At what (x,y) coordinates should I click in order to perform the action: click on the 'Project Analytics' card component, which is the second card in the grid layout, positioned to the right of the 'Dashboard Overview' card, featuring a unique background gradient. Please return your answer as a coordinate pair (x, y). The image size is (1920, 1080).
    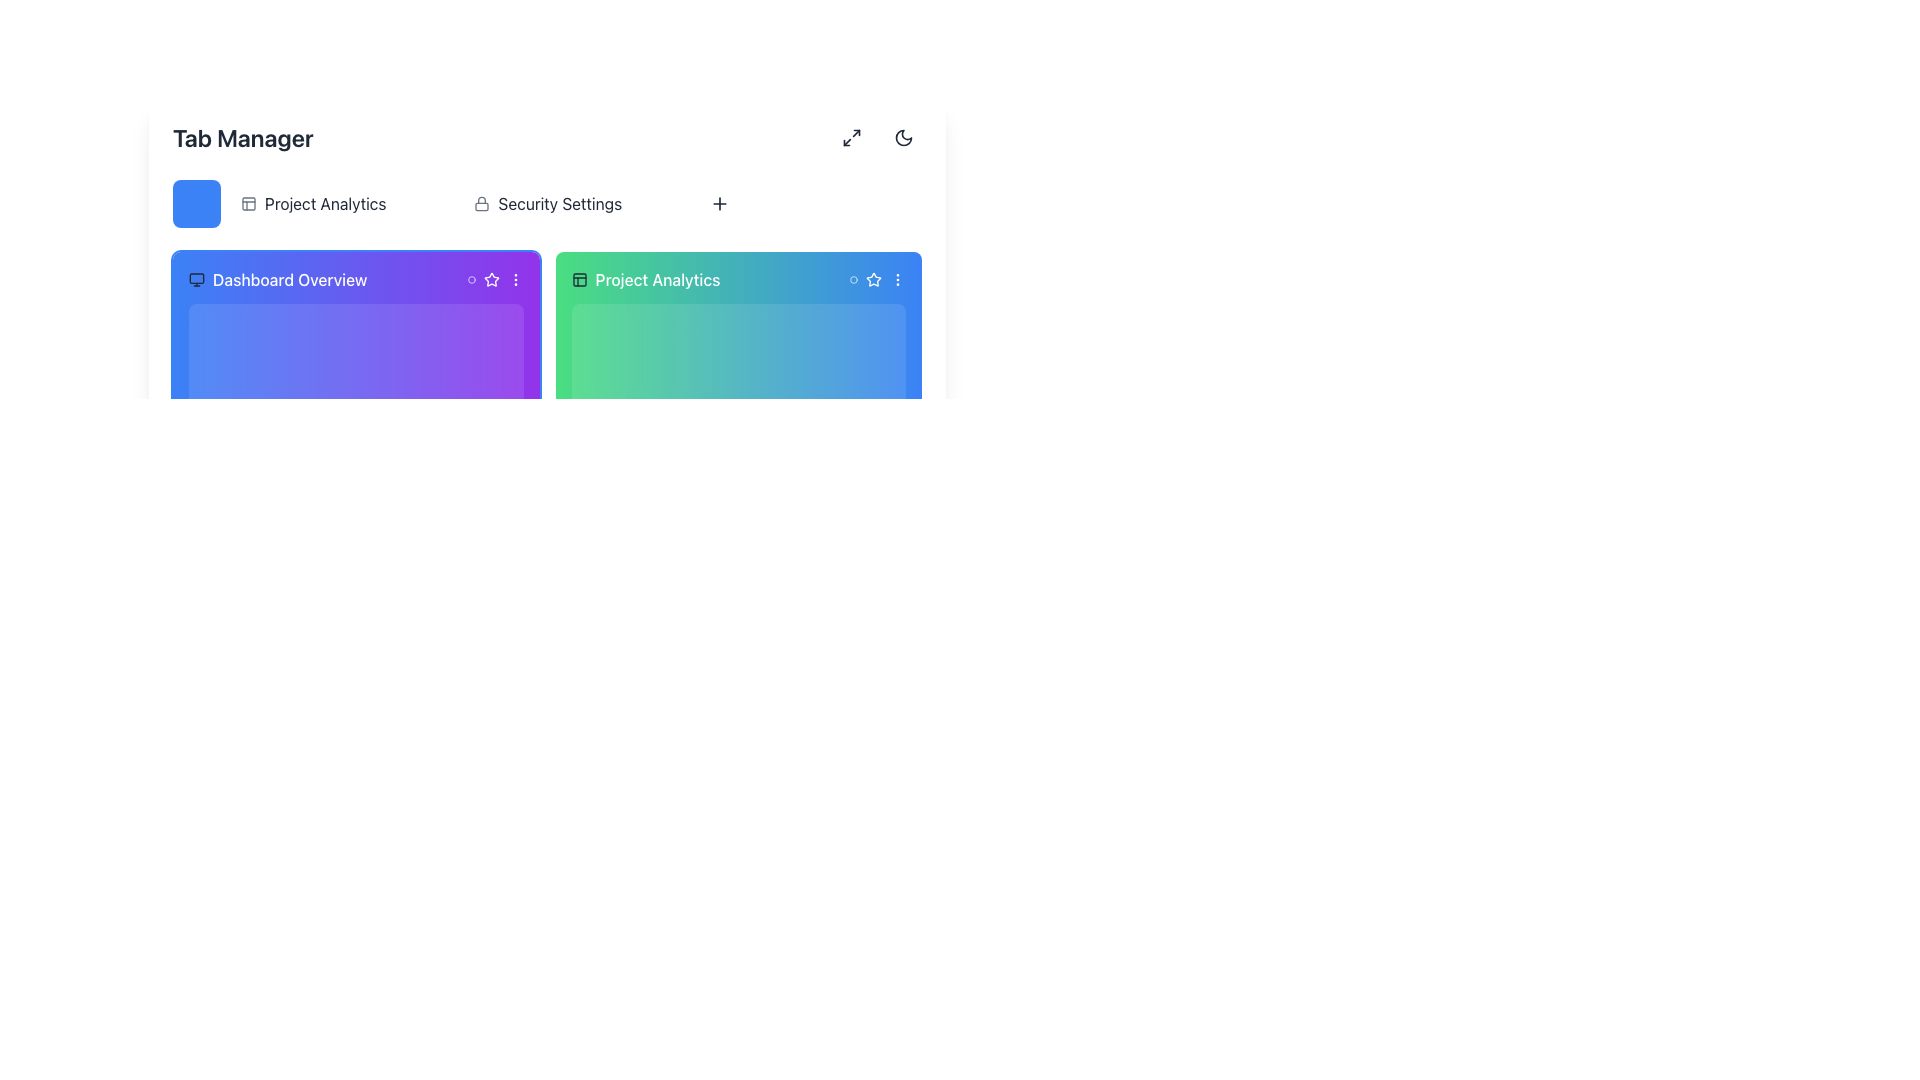
    Looking at the image, I should click on (737, 349).